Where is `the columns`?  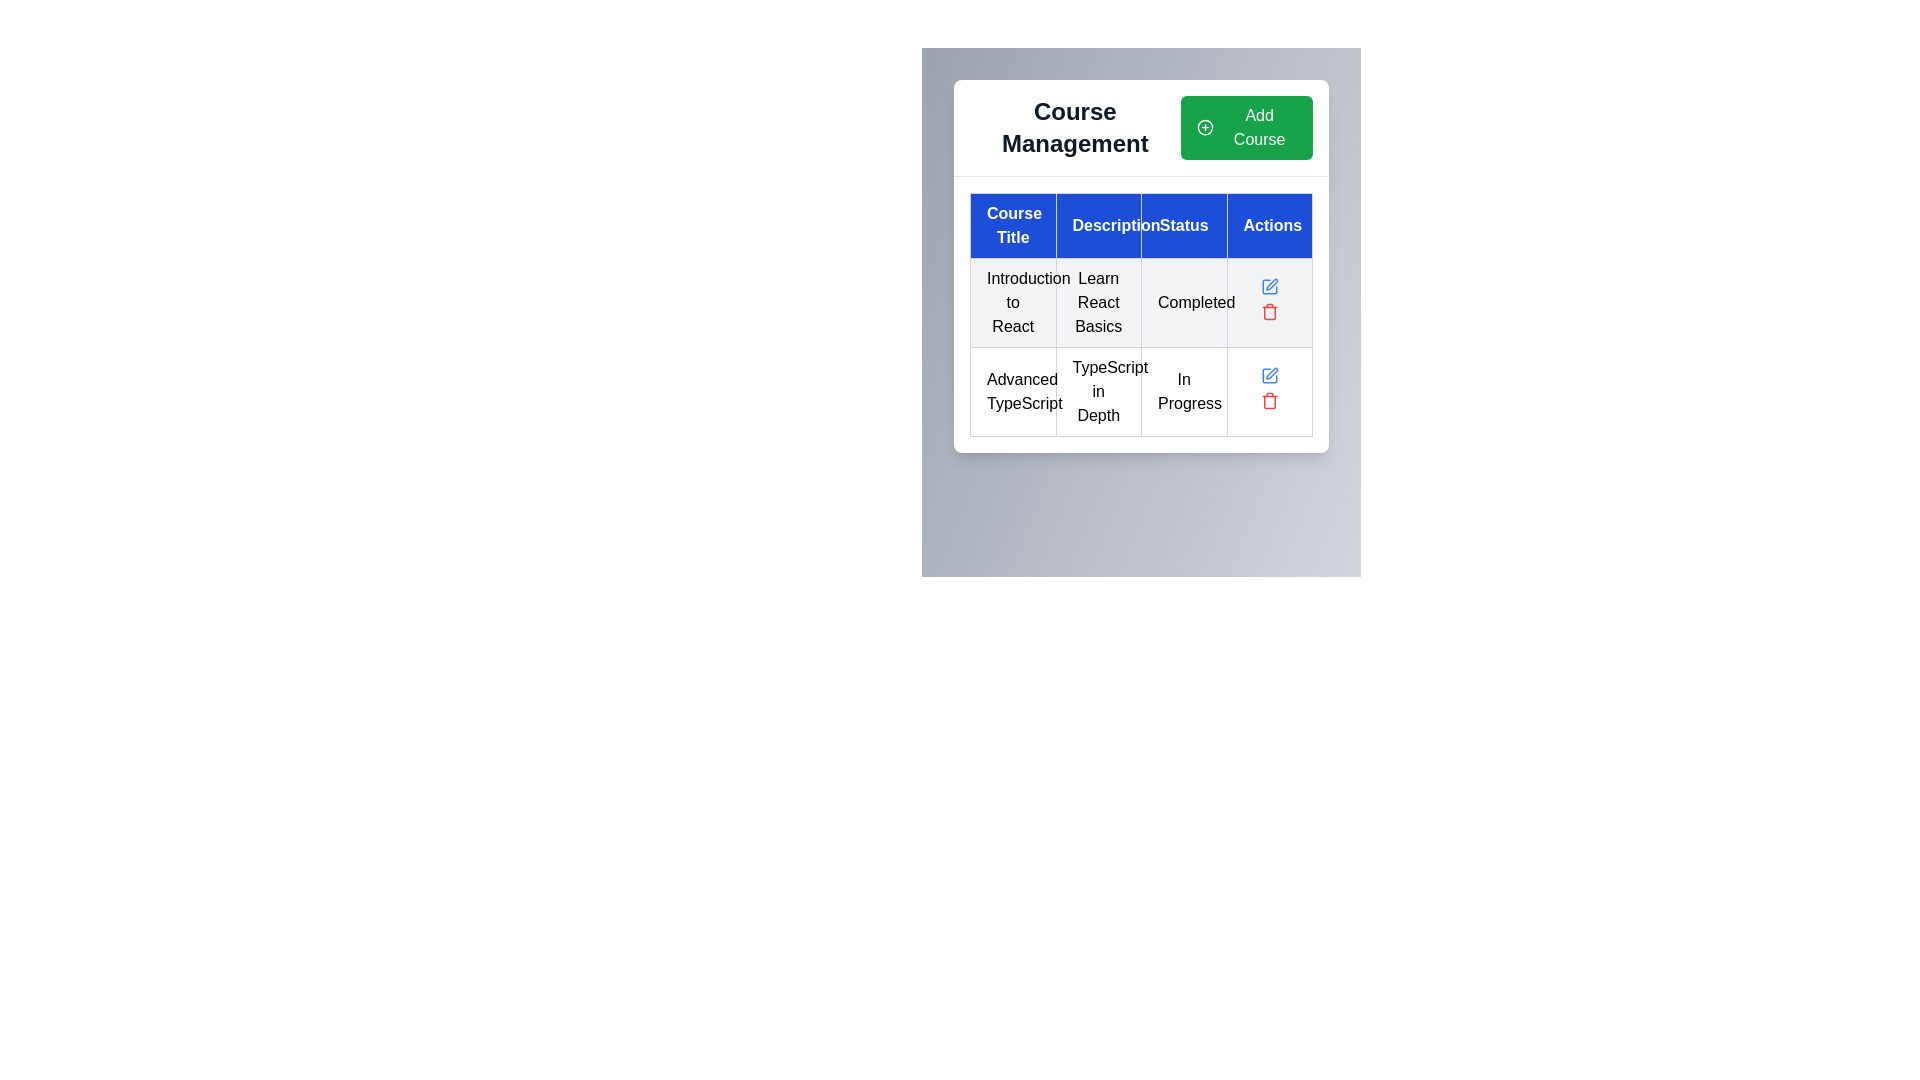
the columns is located at coordinates (1141, 225).